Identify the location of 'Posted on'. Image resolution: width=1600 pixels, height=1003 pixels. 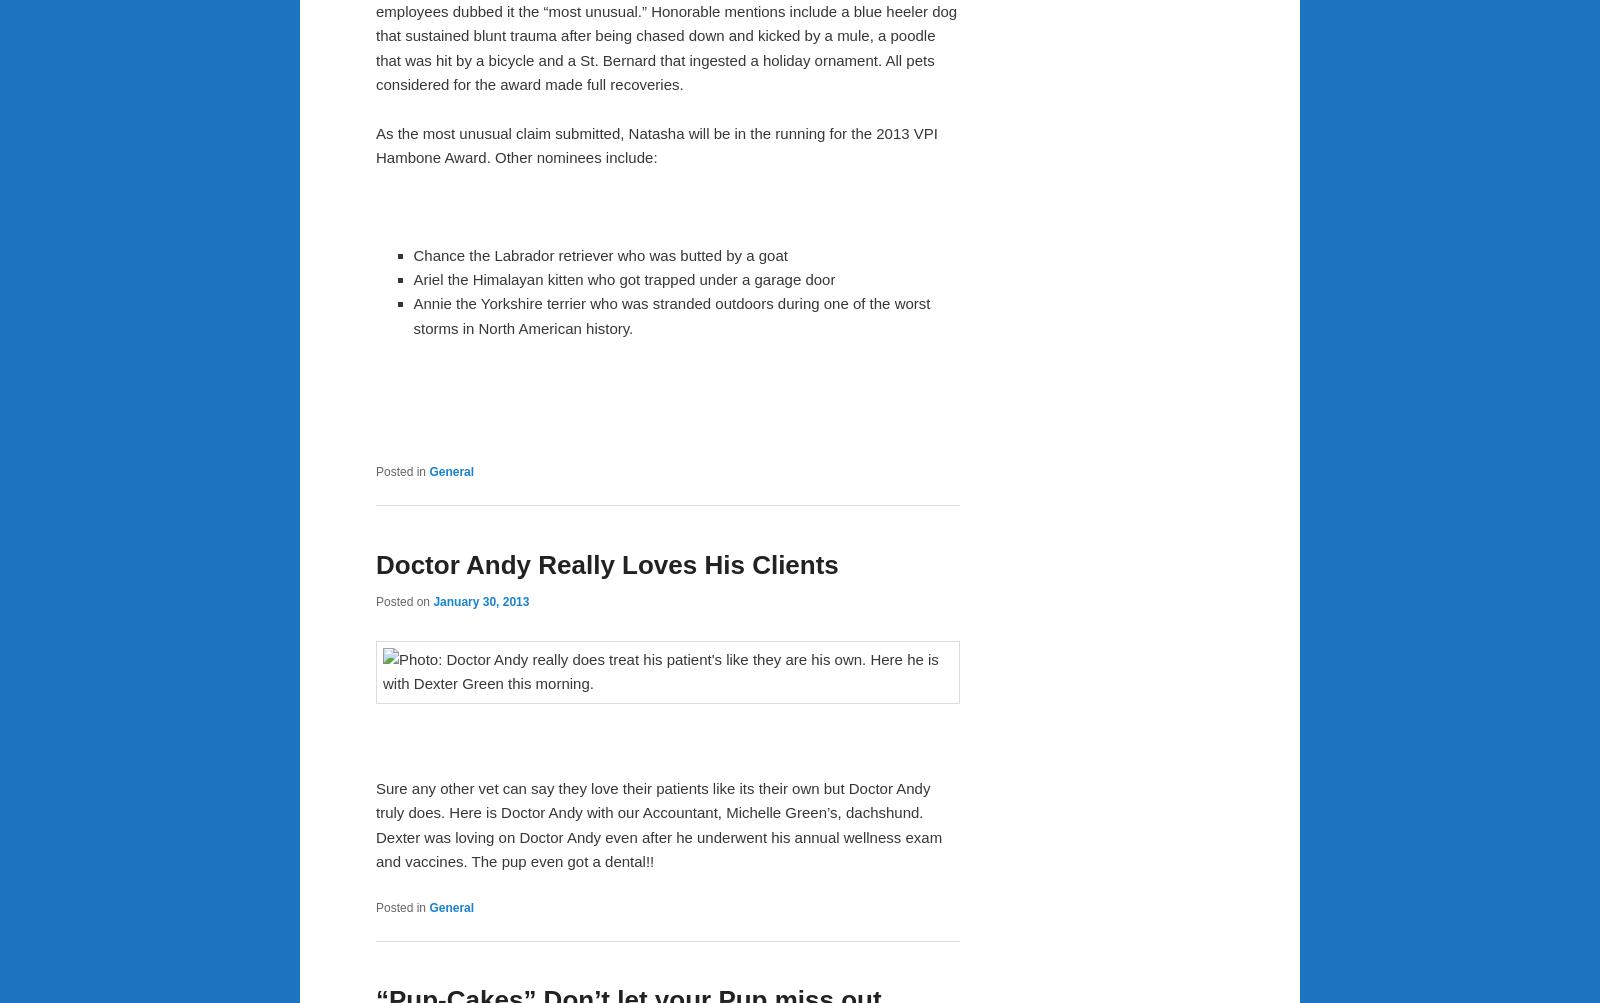
(403, 599).